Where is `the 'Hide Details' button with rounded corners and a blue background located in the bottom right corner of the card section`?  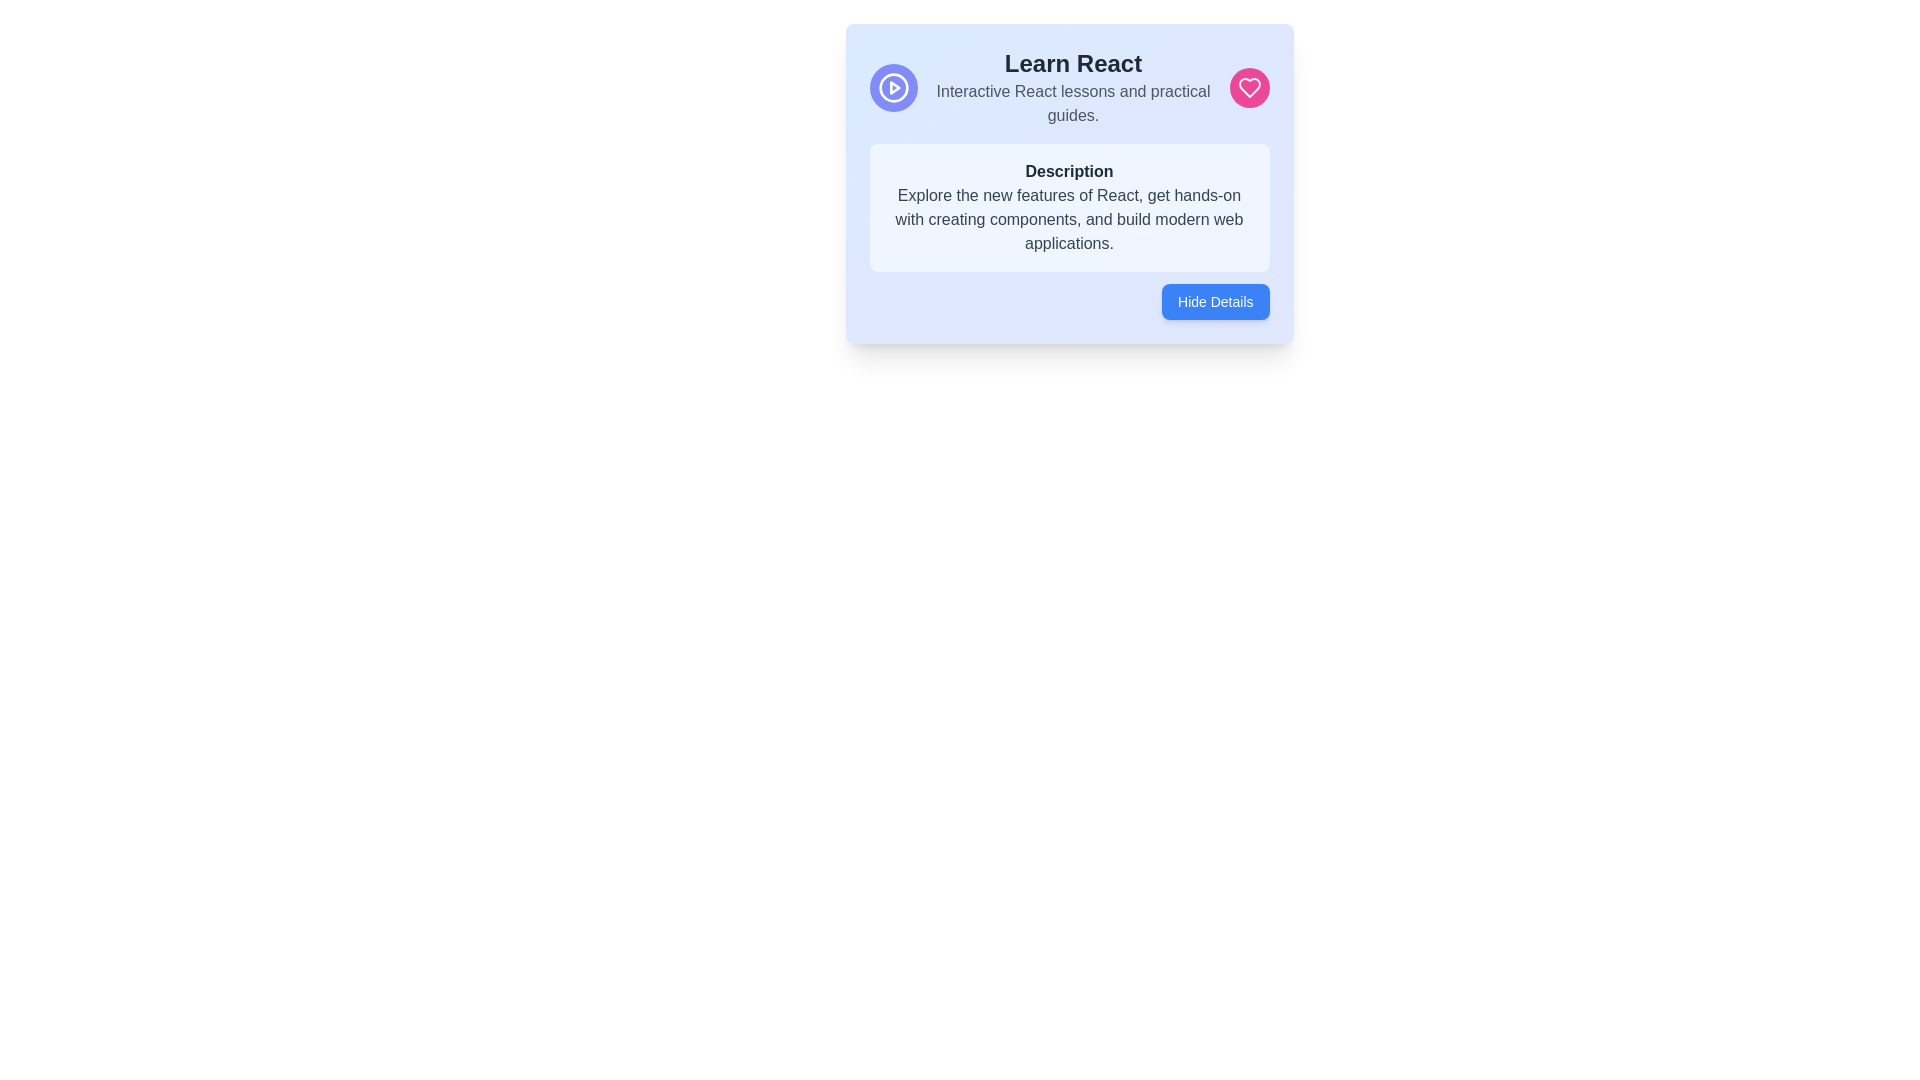 the 'Hide Details' button with rounded corners and a blue background located in the bottom right corner of the card section is located at coordinates (1214, 301).